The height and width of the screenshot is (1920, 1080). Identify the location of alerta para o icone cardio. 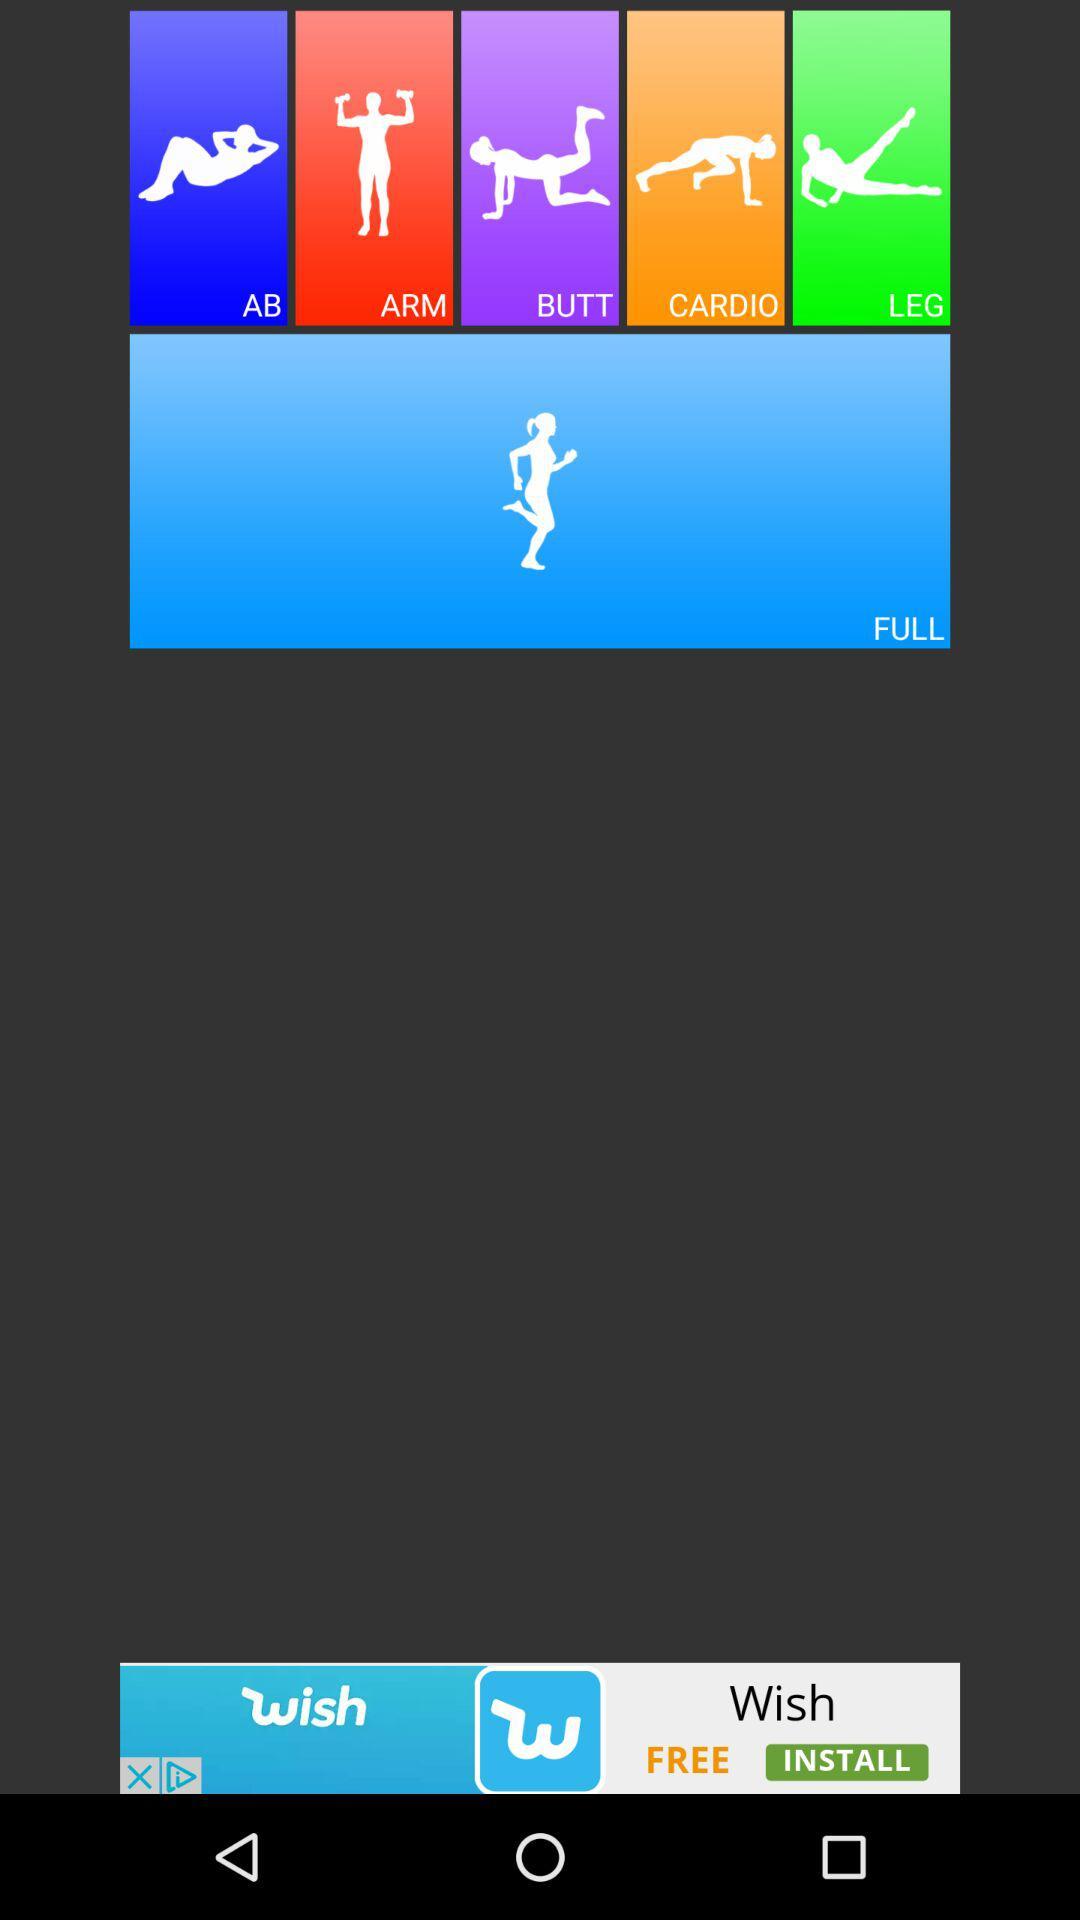
(704, 168).